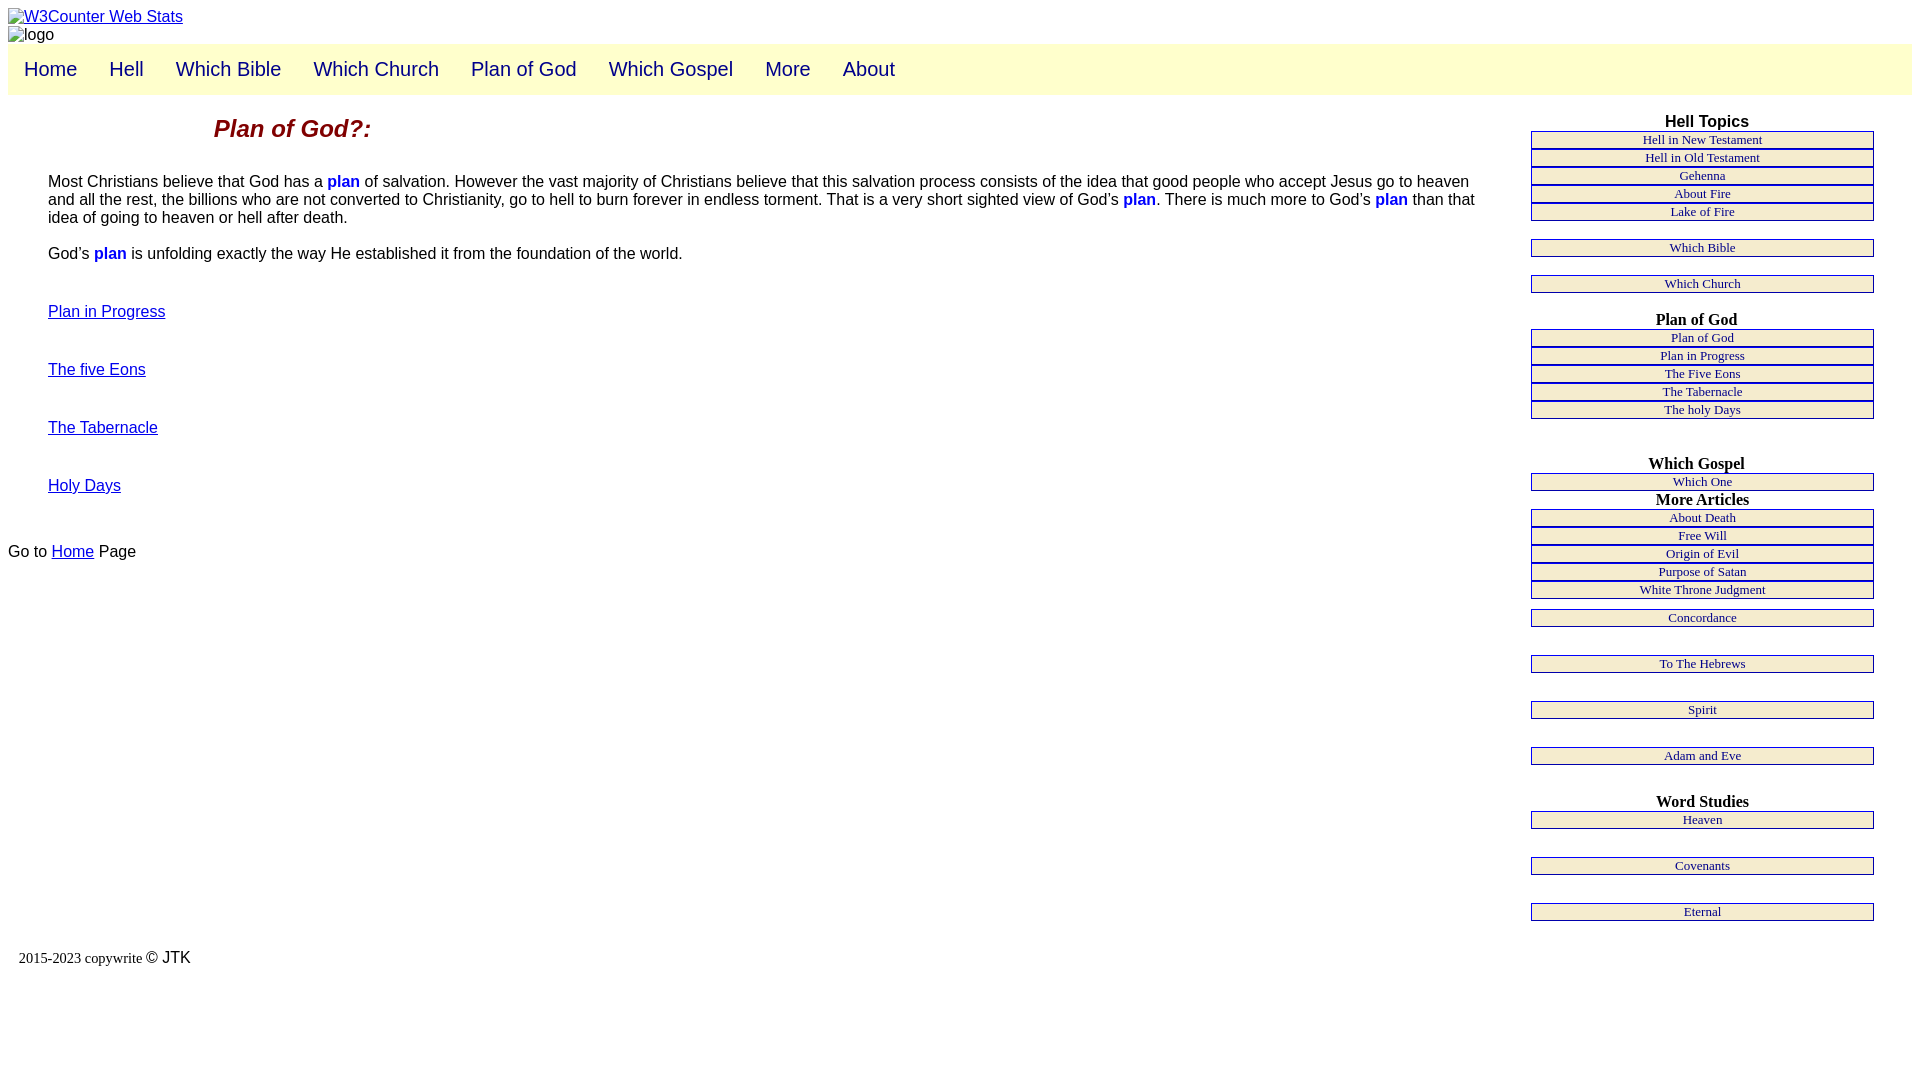 The image size is (1920, 1080). Describe the element at coordinates (1530, 374) in the screenshot. I see `'The Five Eons'` at that location.